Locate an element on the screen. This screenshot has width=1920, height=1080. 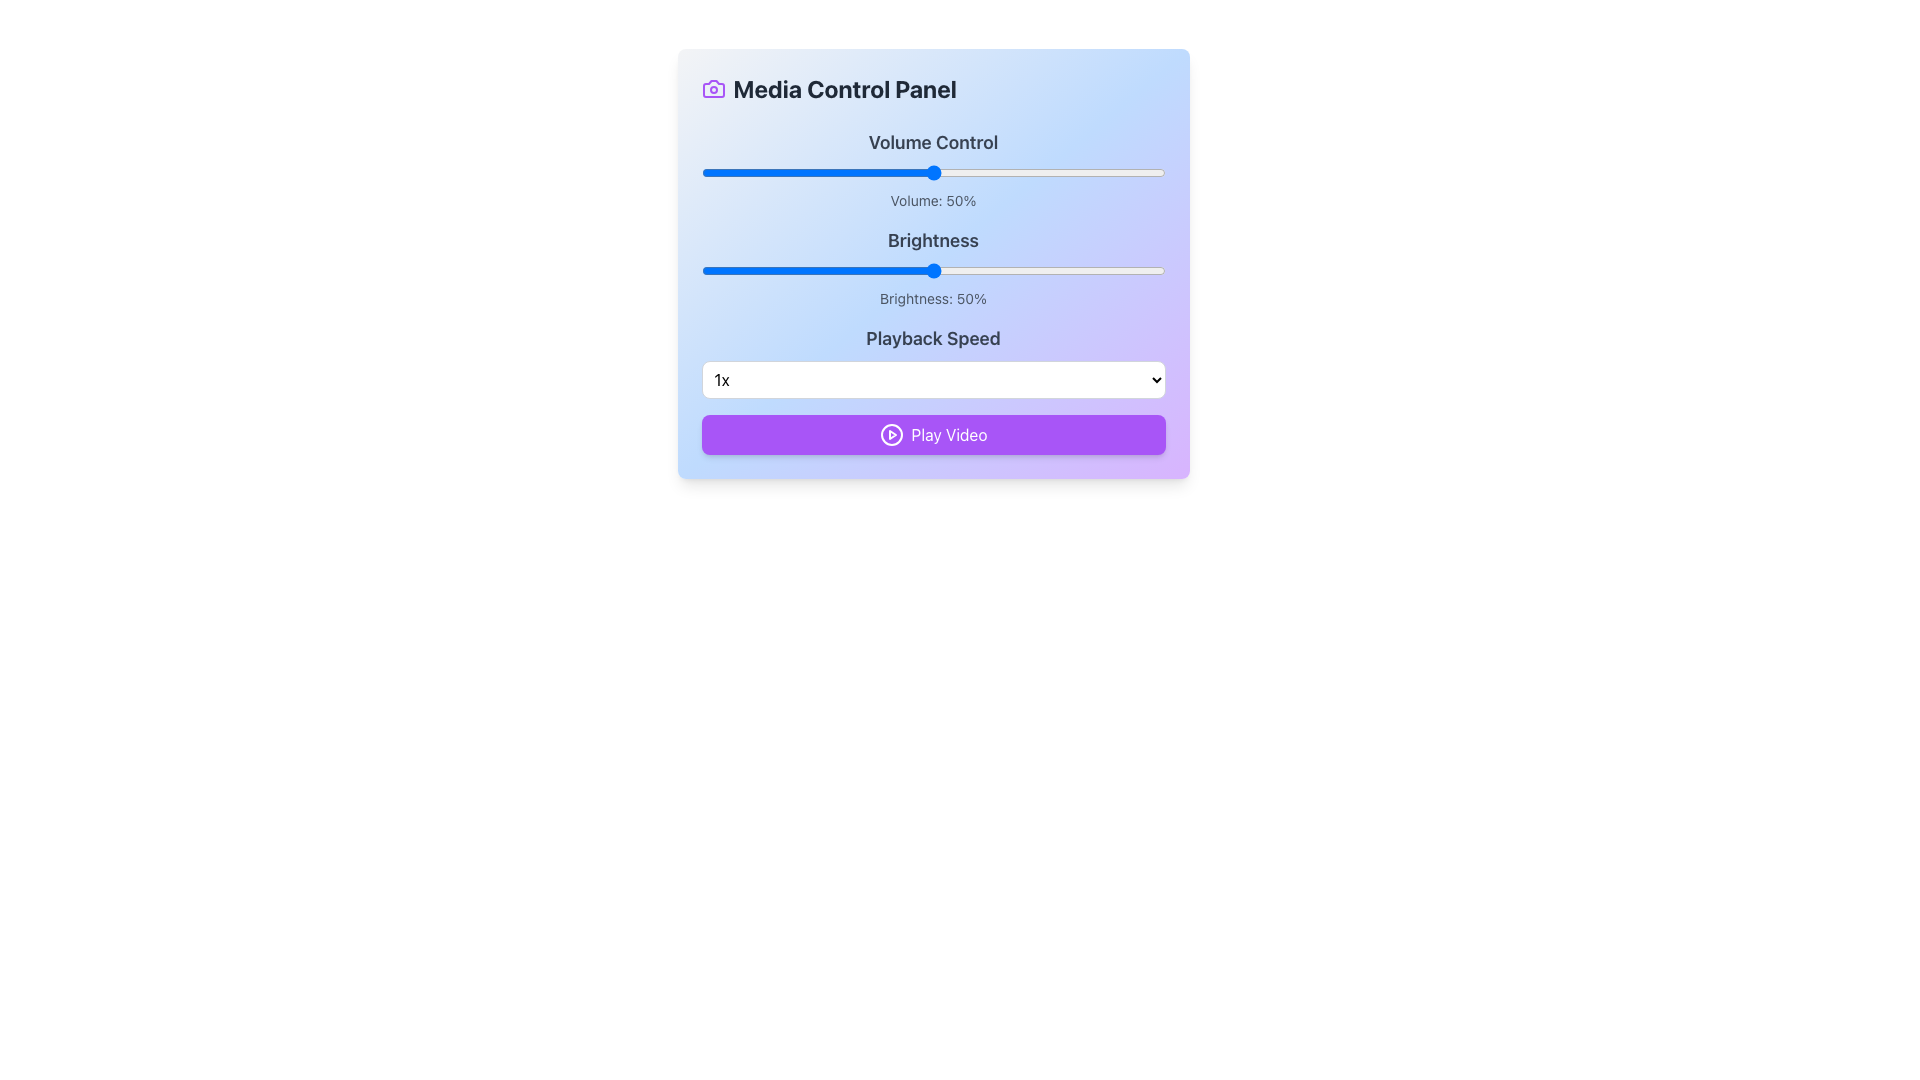
the volume is located at coordinates (890, 172).